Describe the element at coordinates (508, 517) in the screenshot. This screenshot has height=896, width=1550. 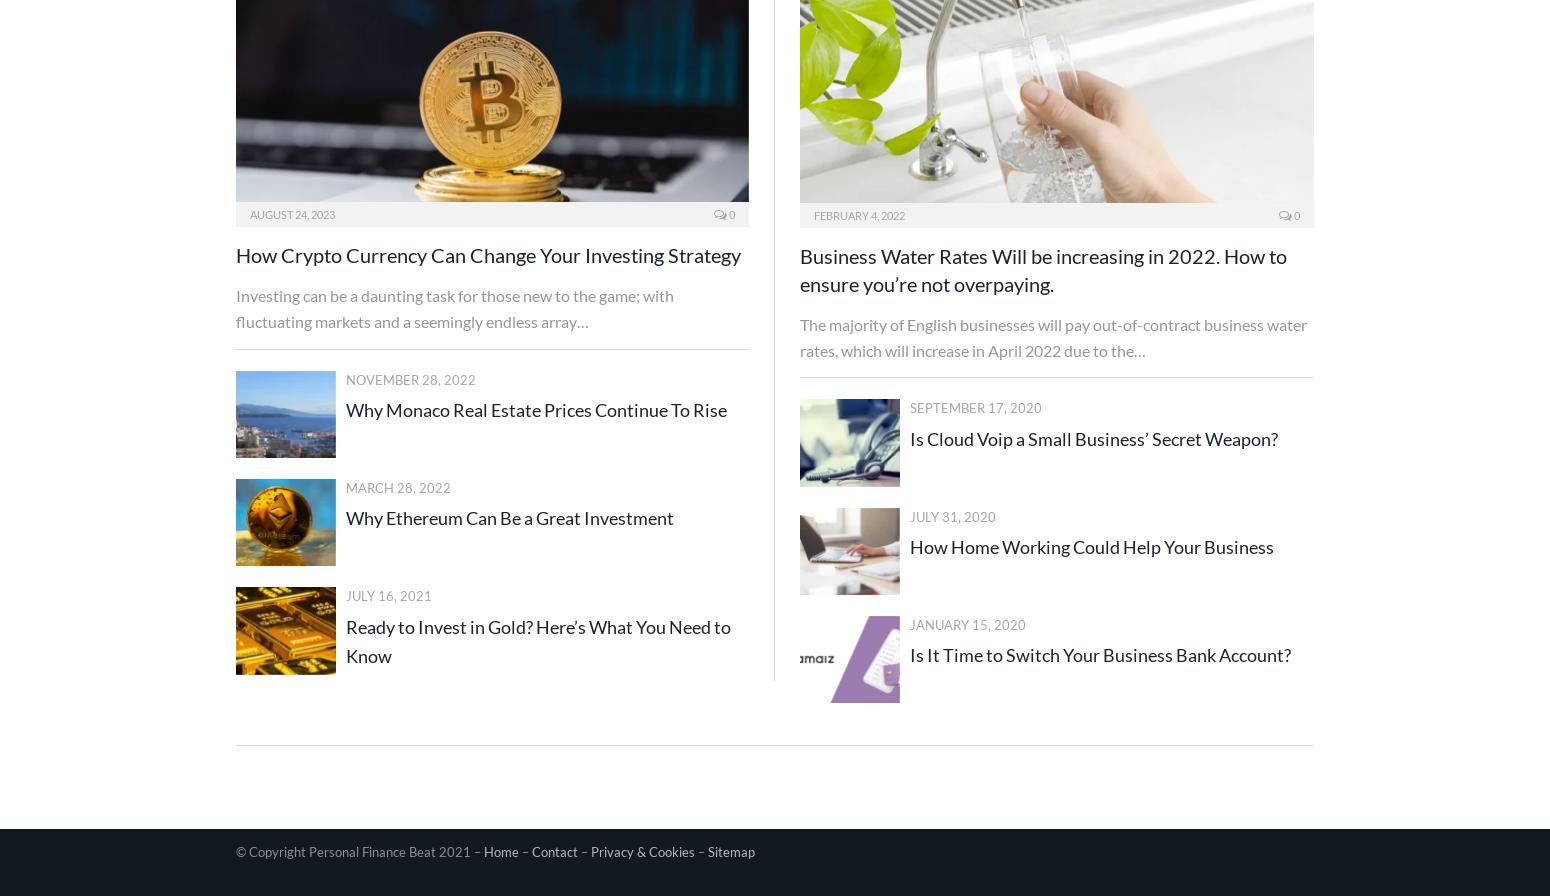
I see `'Why Ethereum Can Be a Great Investment'` at that location.